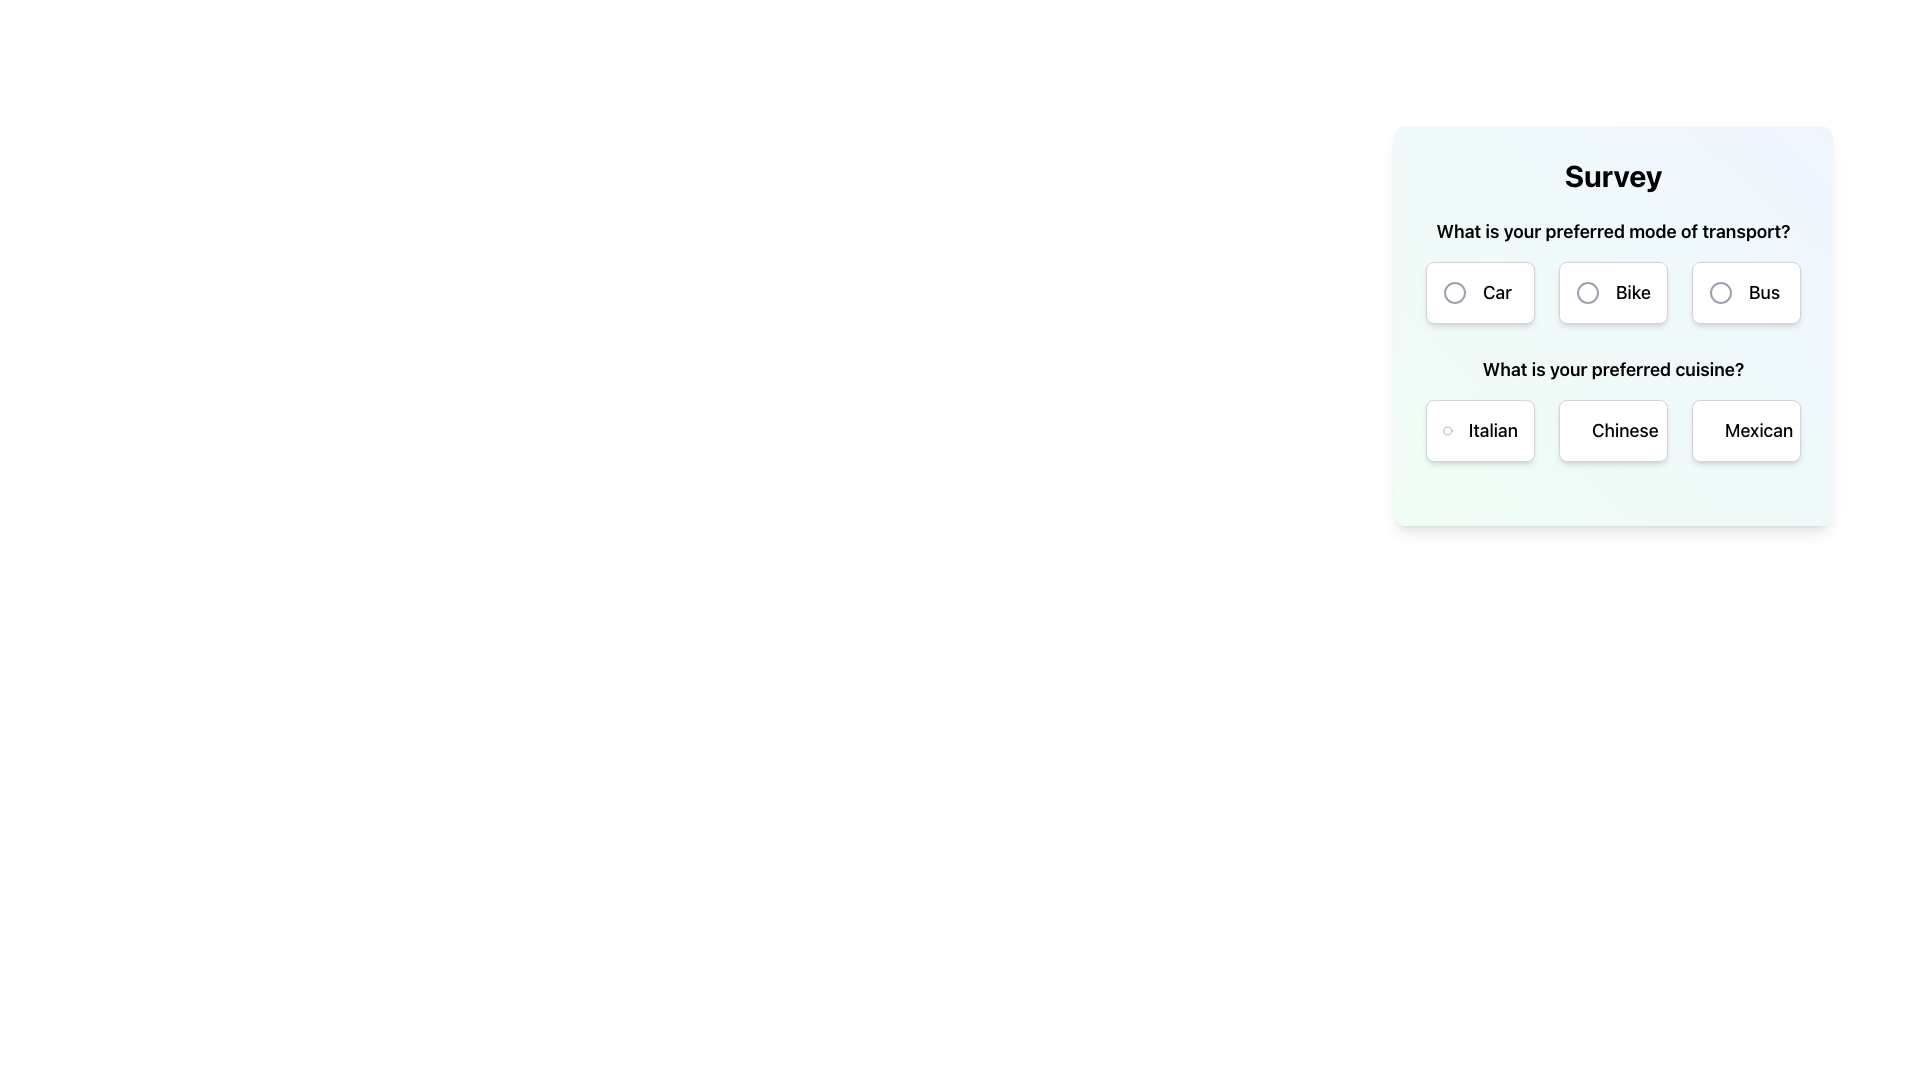 The width and height of the screenshot is (1920, 1080). I want to click on the circular radio button for the 'Chinese' option in the survey form, so click(1587, 430).